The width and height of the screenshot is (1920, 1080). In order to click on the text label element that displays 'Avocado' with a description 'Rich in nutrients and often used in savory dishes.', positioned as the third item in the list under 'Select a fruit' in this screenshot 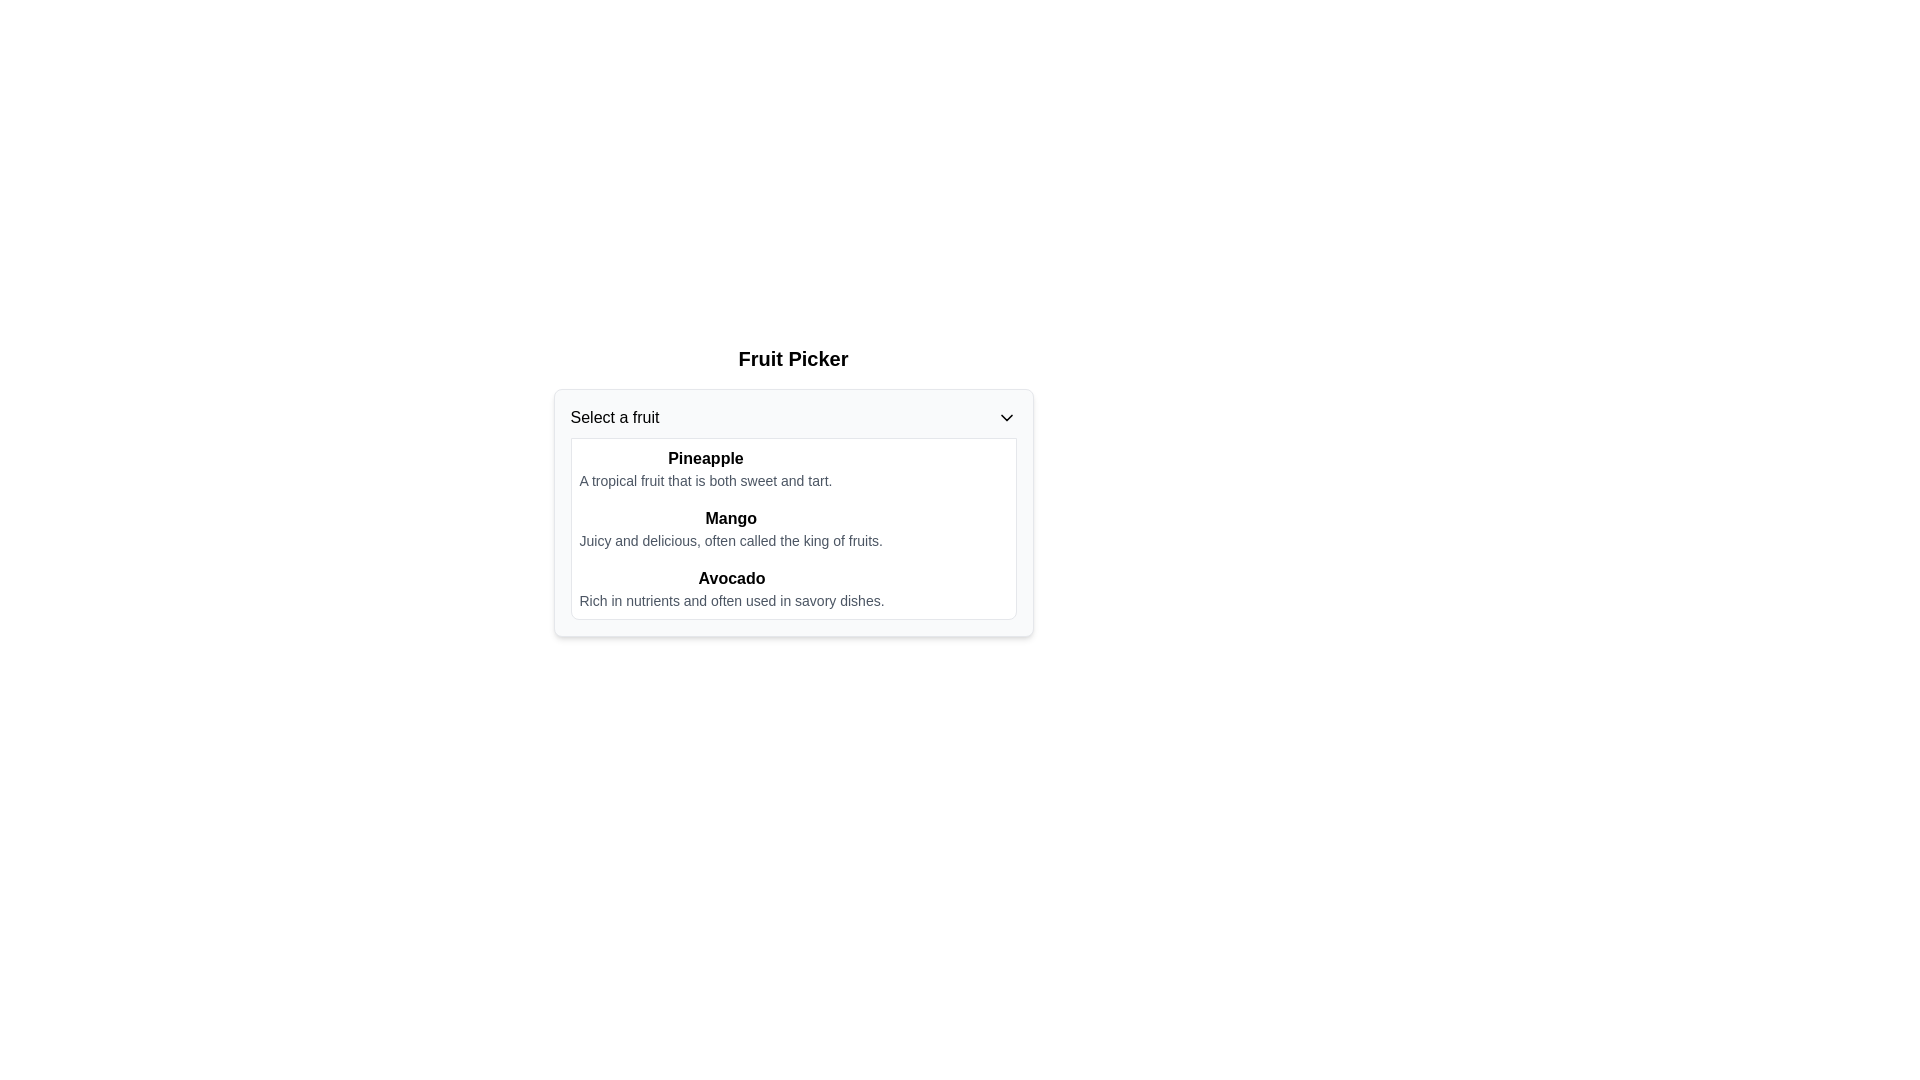, I will do `click(792, 588)`.